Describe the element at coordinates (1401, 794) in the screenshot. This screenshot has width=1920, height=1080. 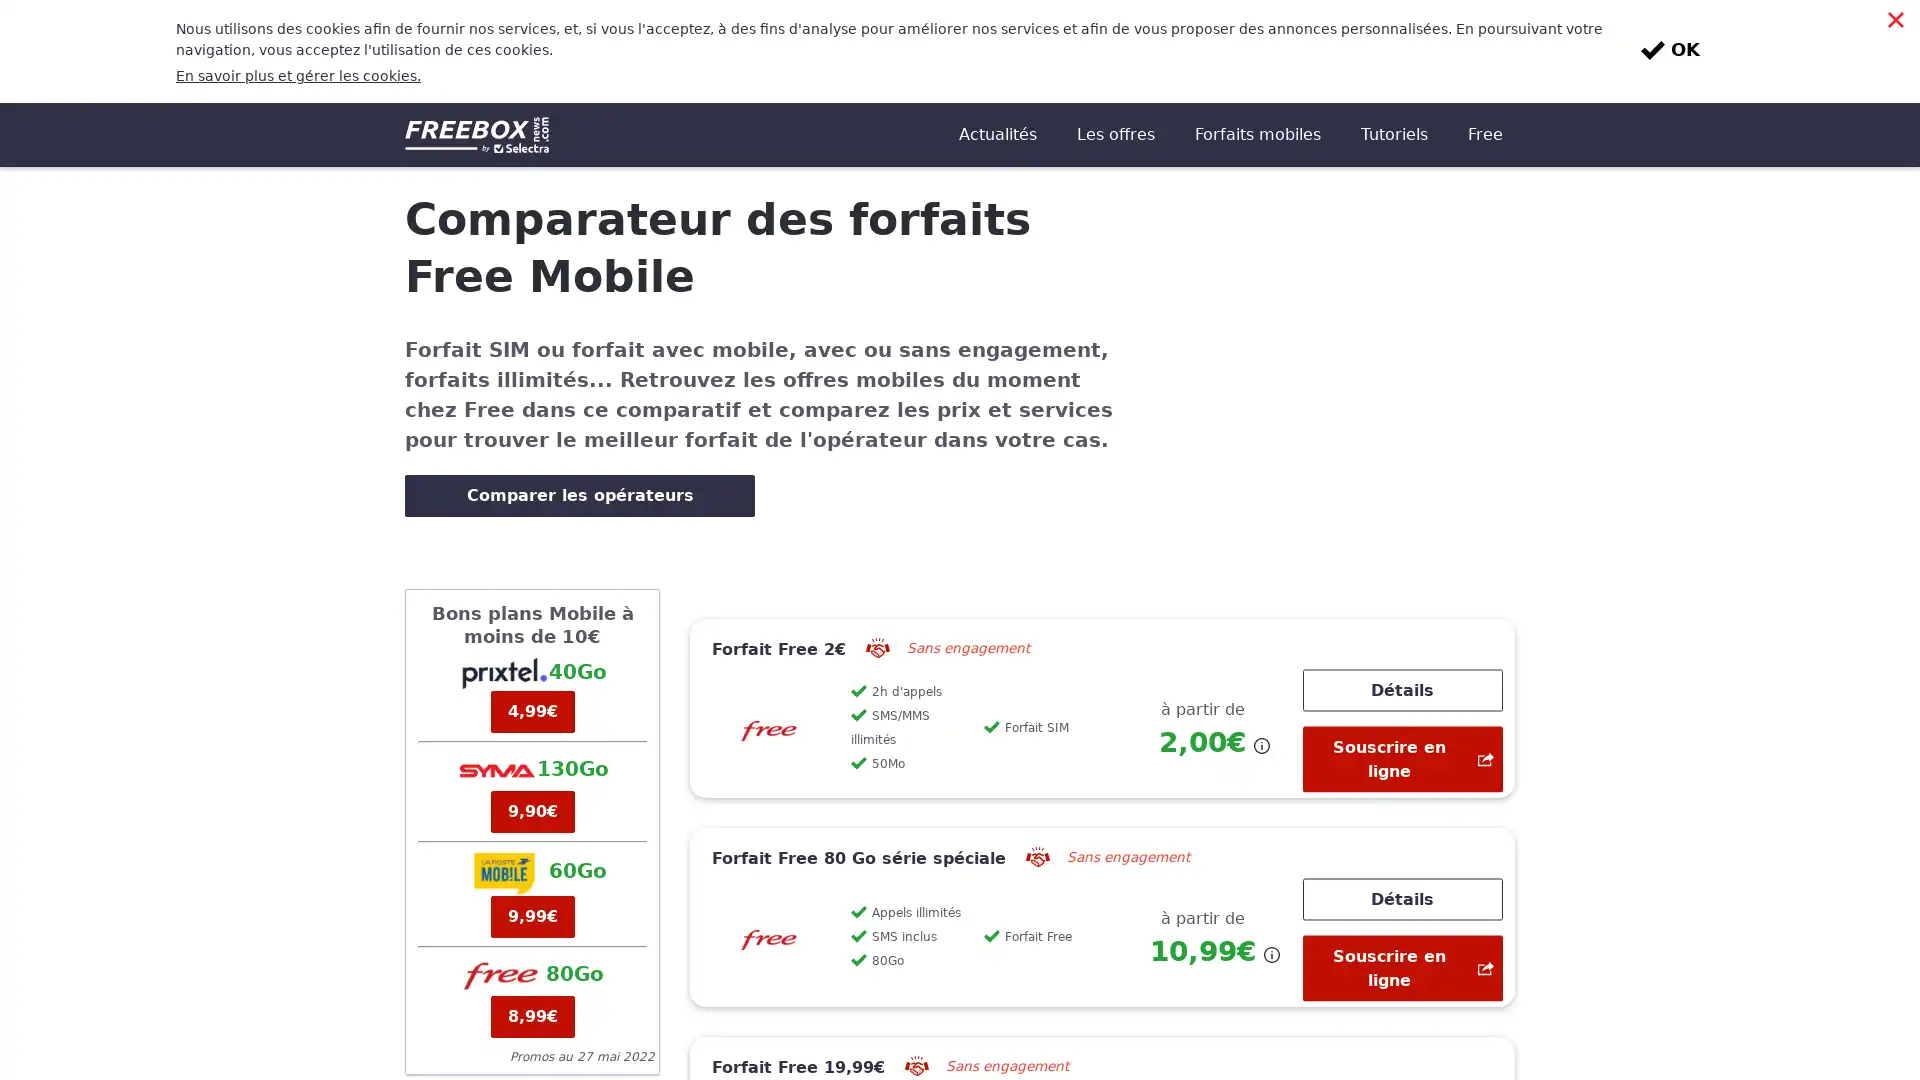
I see `Details` at that location.